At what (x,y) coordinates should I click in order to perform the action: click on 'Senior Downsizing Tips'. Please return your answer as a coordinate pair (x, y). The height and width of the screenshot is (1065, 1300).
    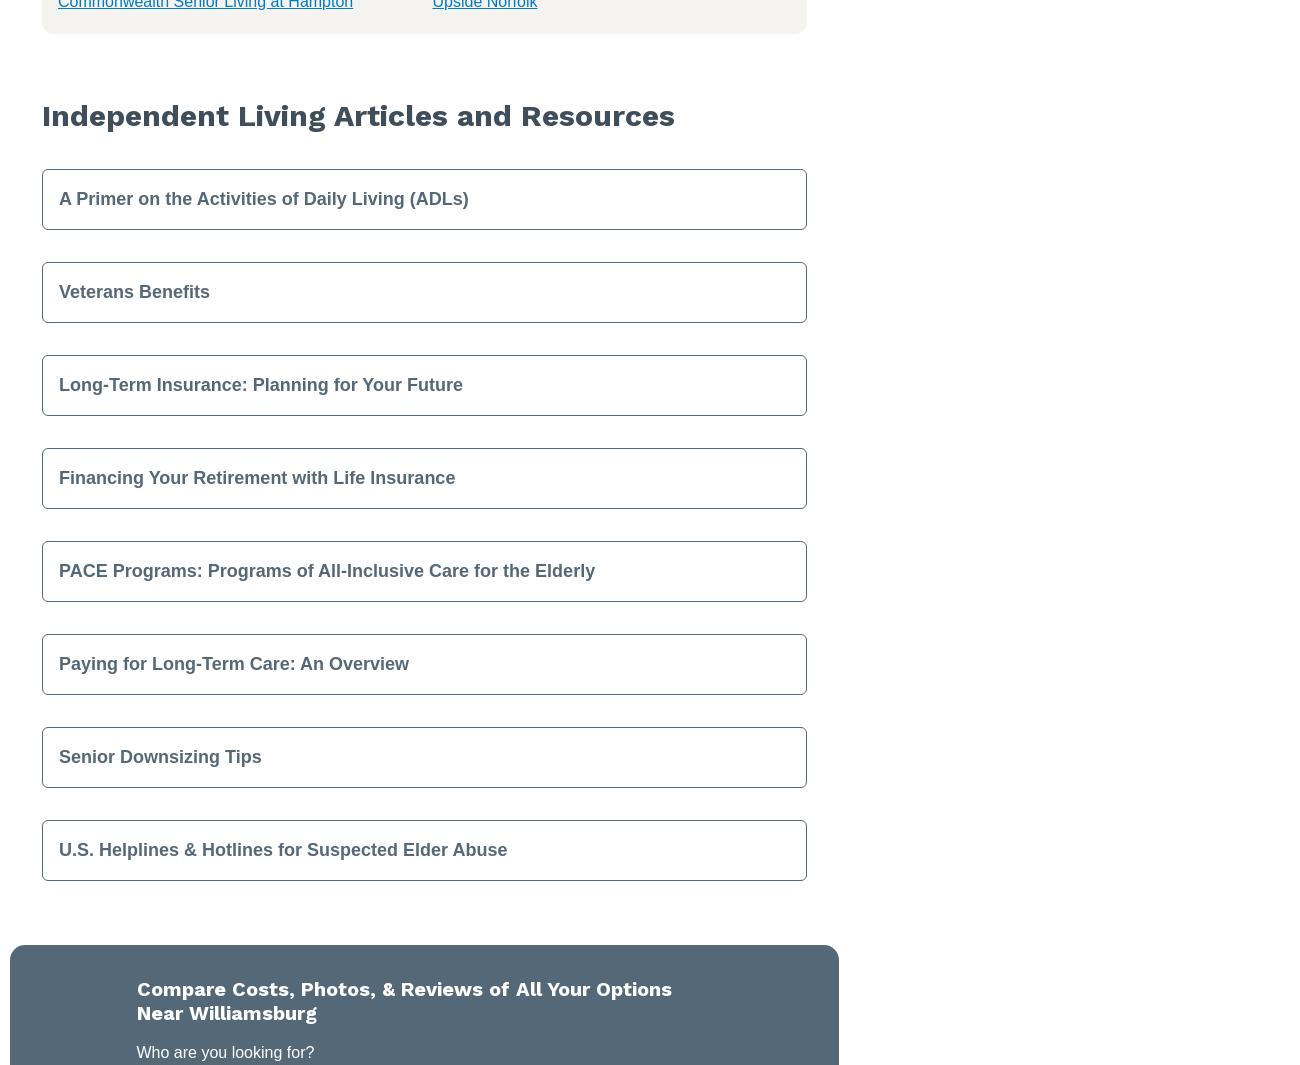
    Looking at the image, I should click on (59, 756).